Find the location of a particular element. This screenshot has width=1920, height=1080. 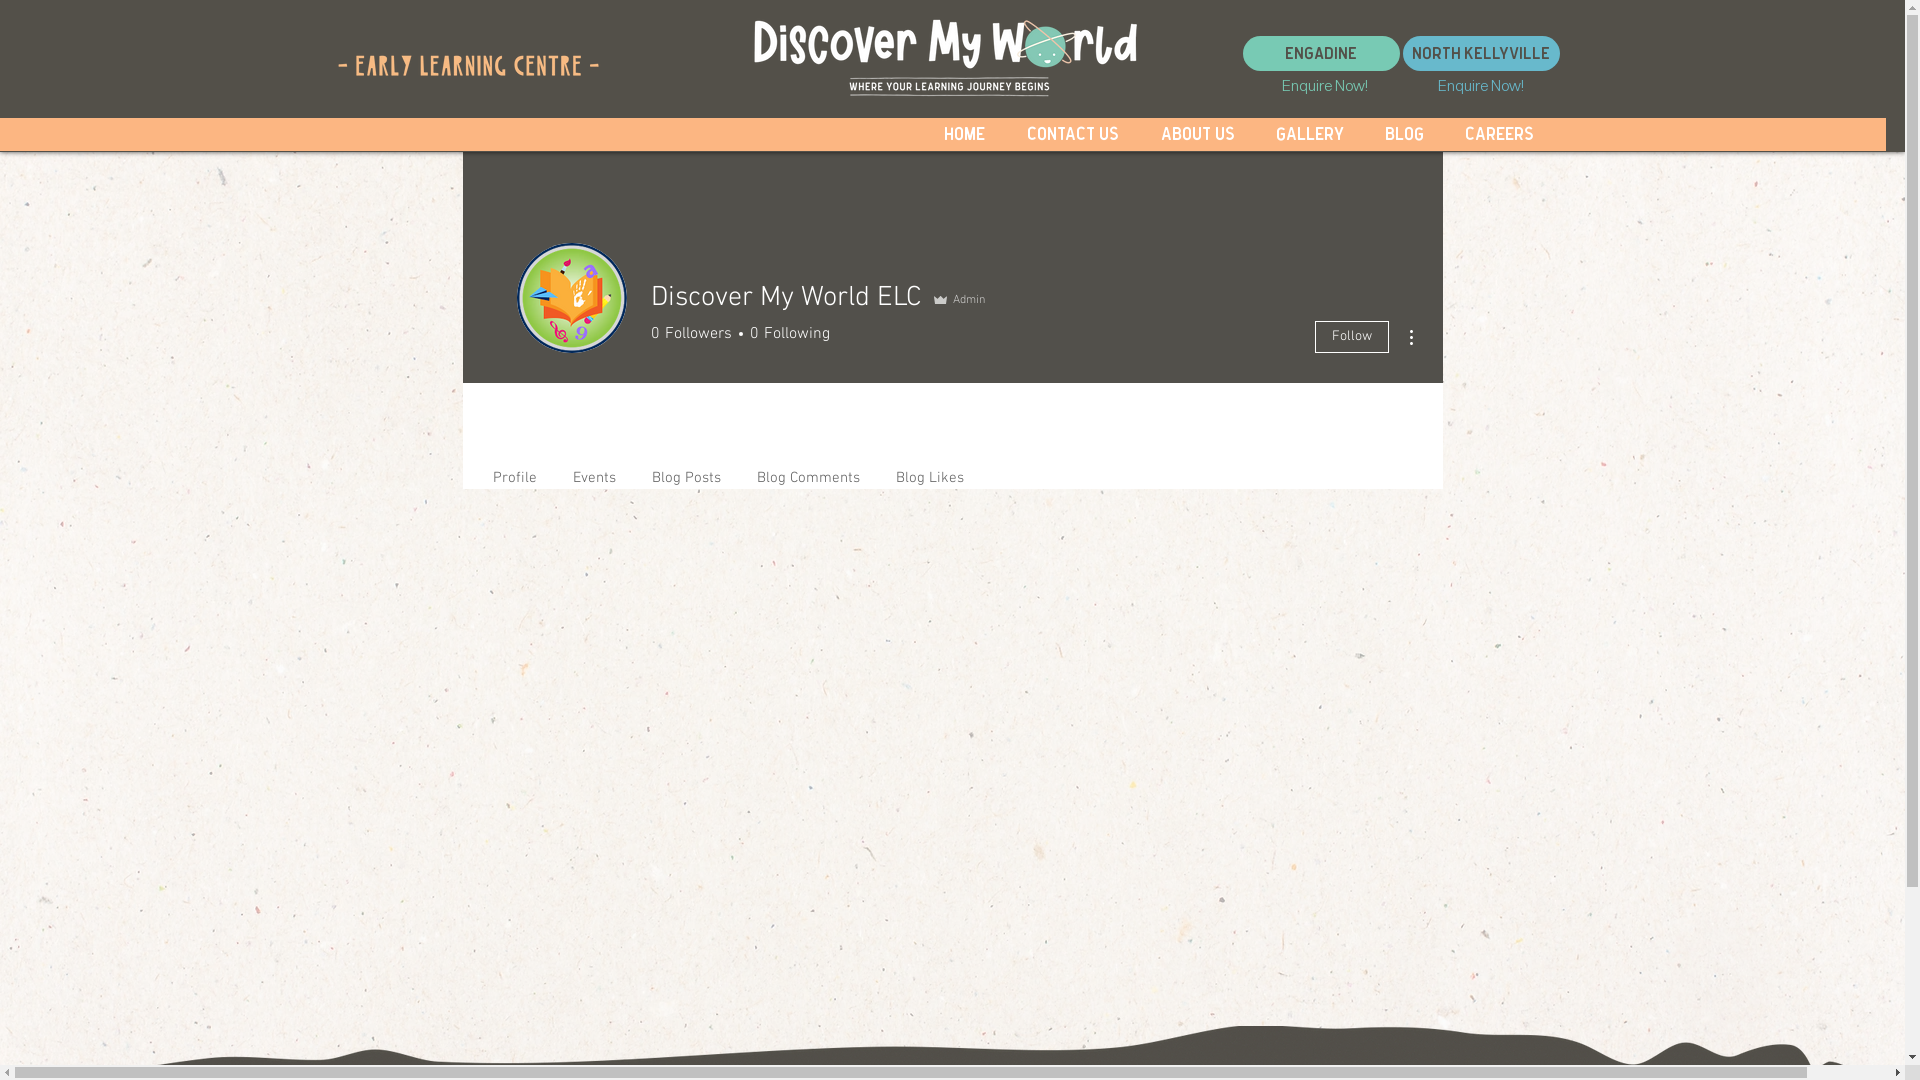

'Careers' is located at coordinates (1498, 135).